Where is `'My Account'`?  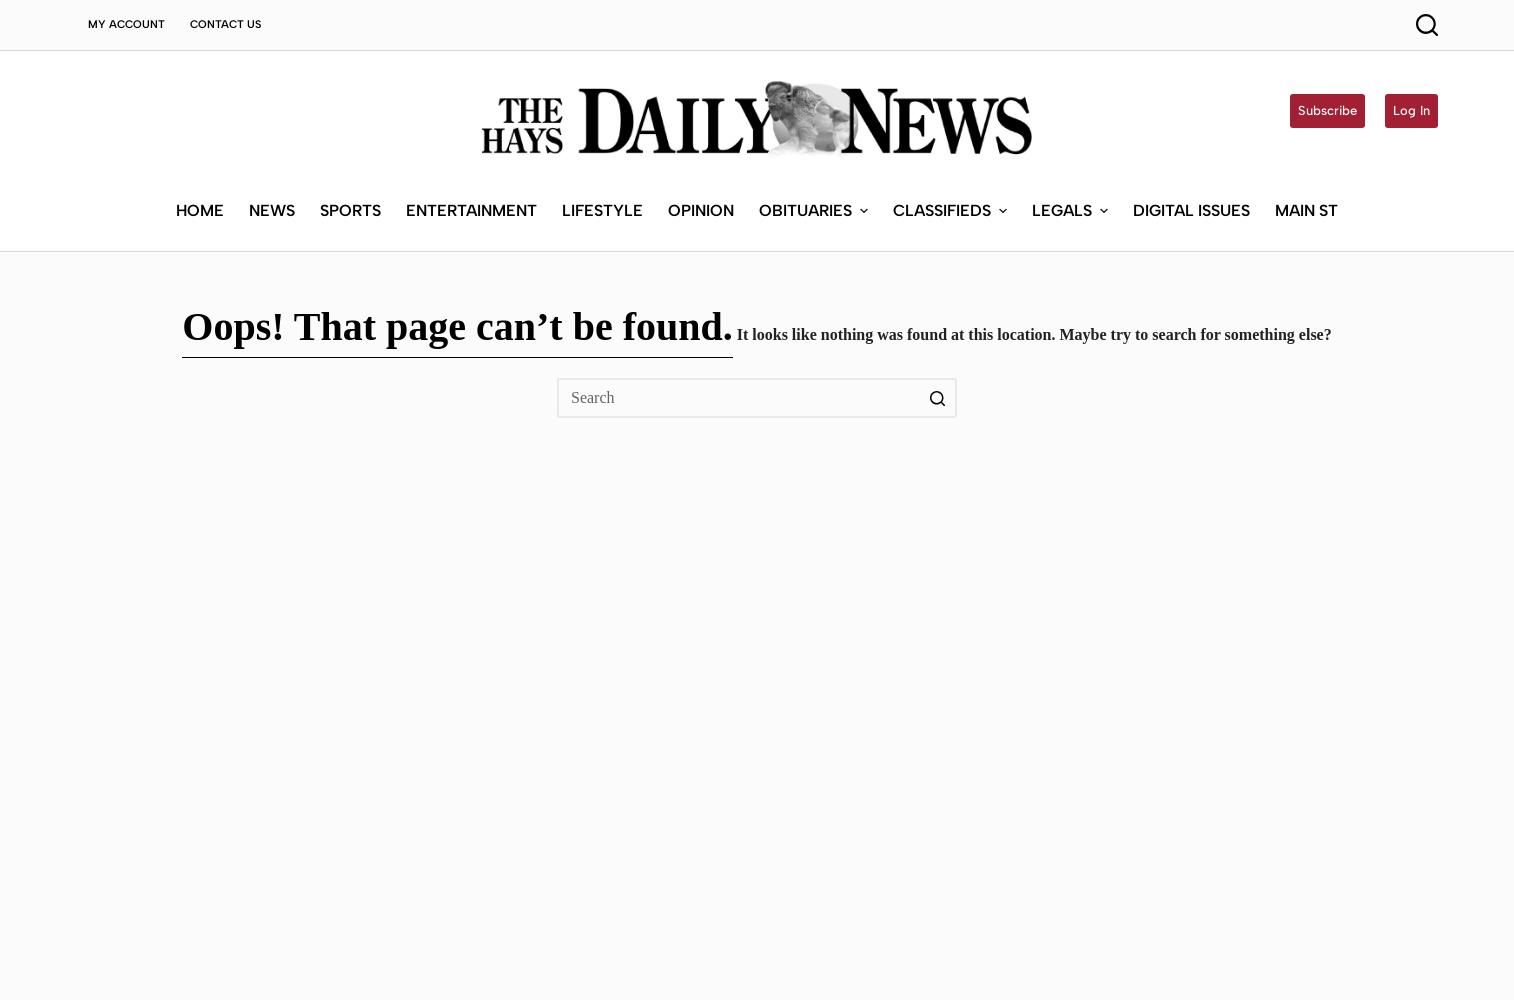
'My Account' is located at coordinates (125, 23).